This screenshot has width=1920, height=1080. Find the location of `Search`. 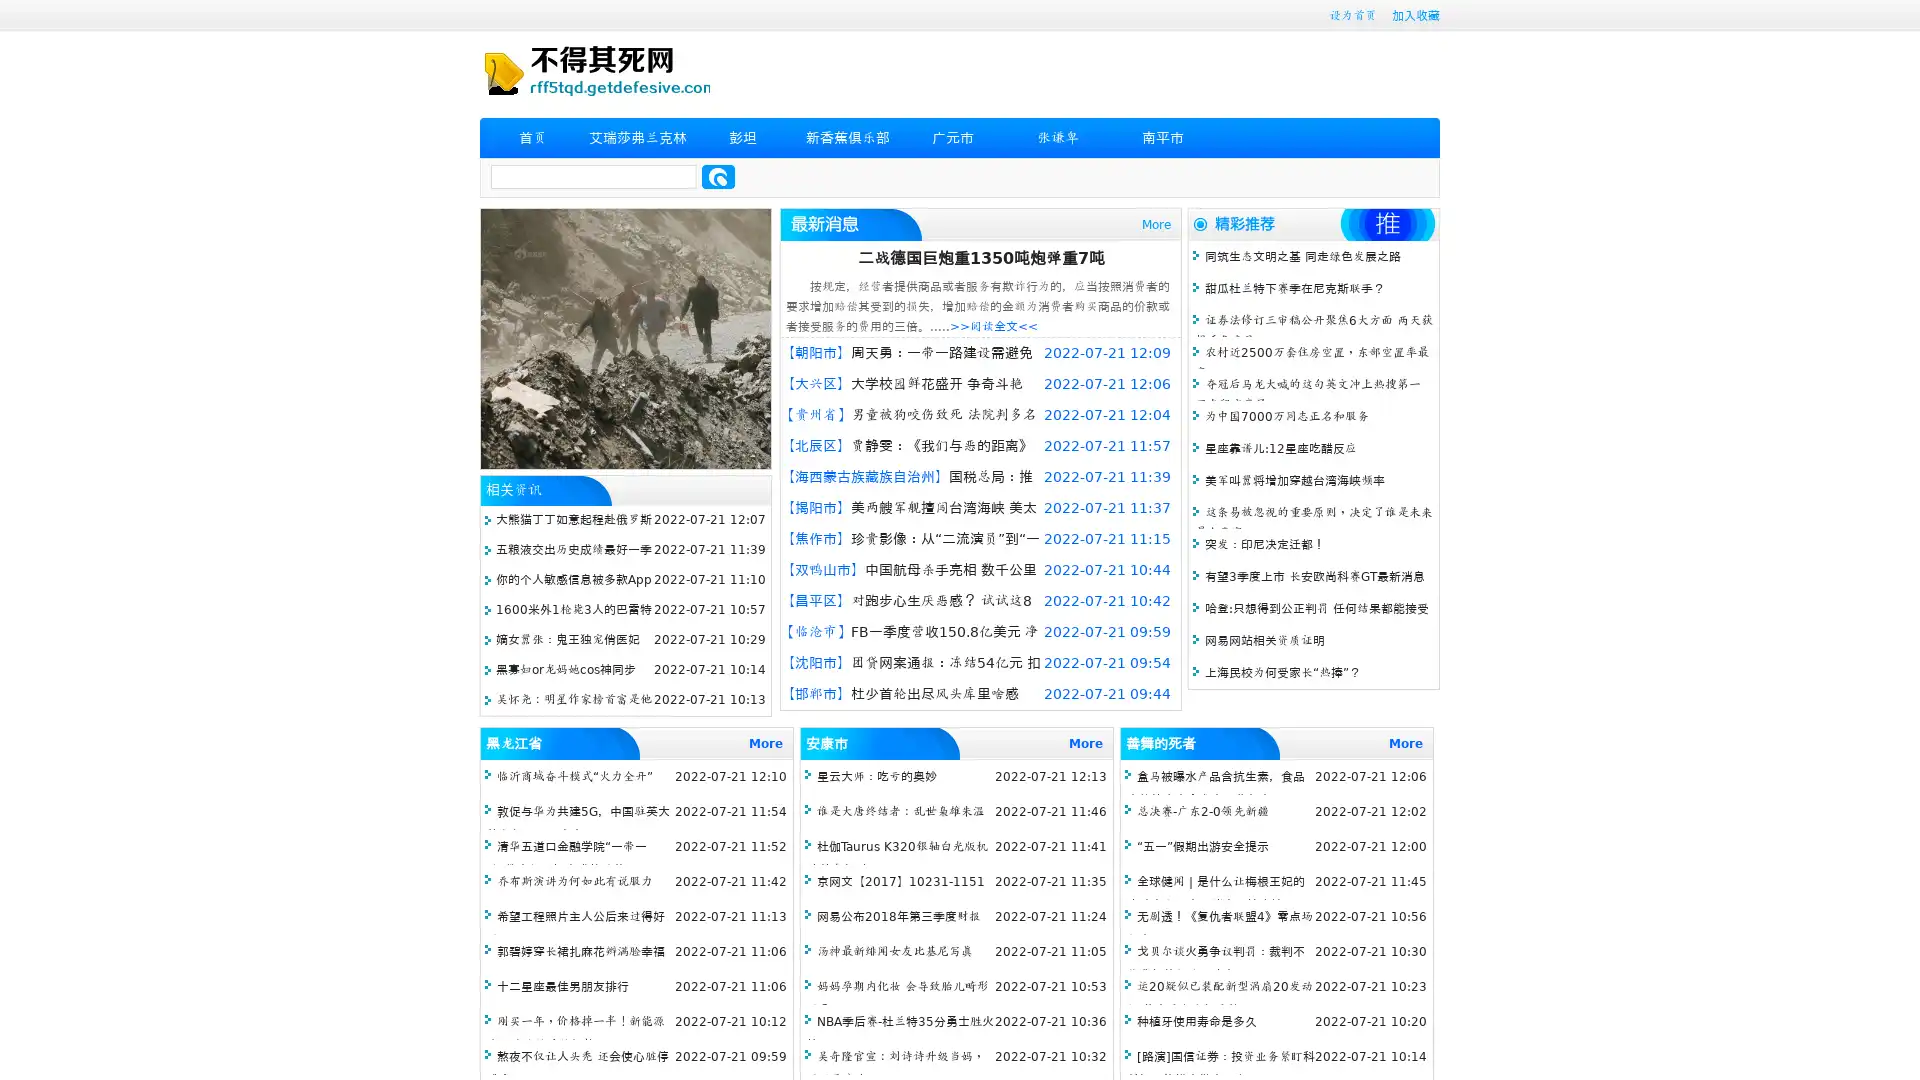

Search is located at coordinates (718, 176).